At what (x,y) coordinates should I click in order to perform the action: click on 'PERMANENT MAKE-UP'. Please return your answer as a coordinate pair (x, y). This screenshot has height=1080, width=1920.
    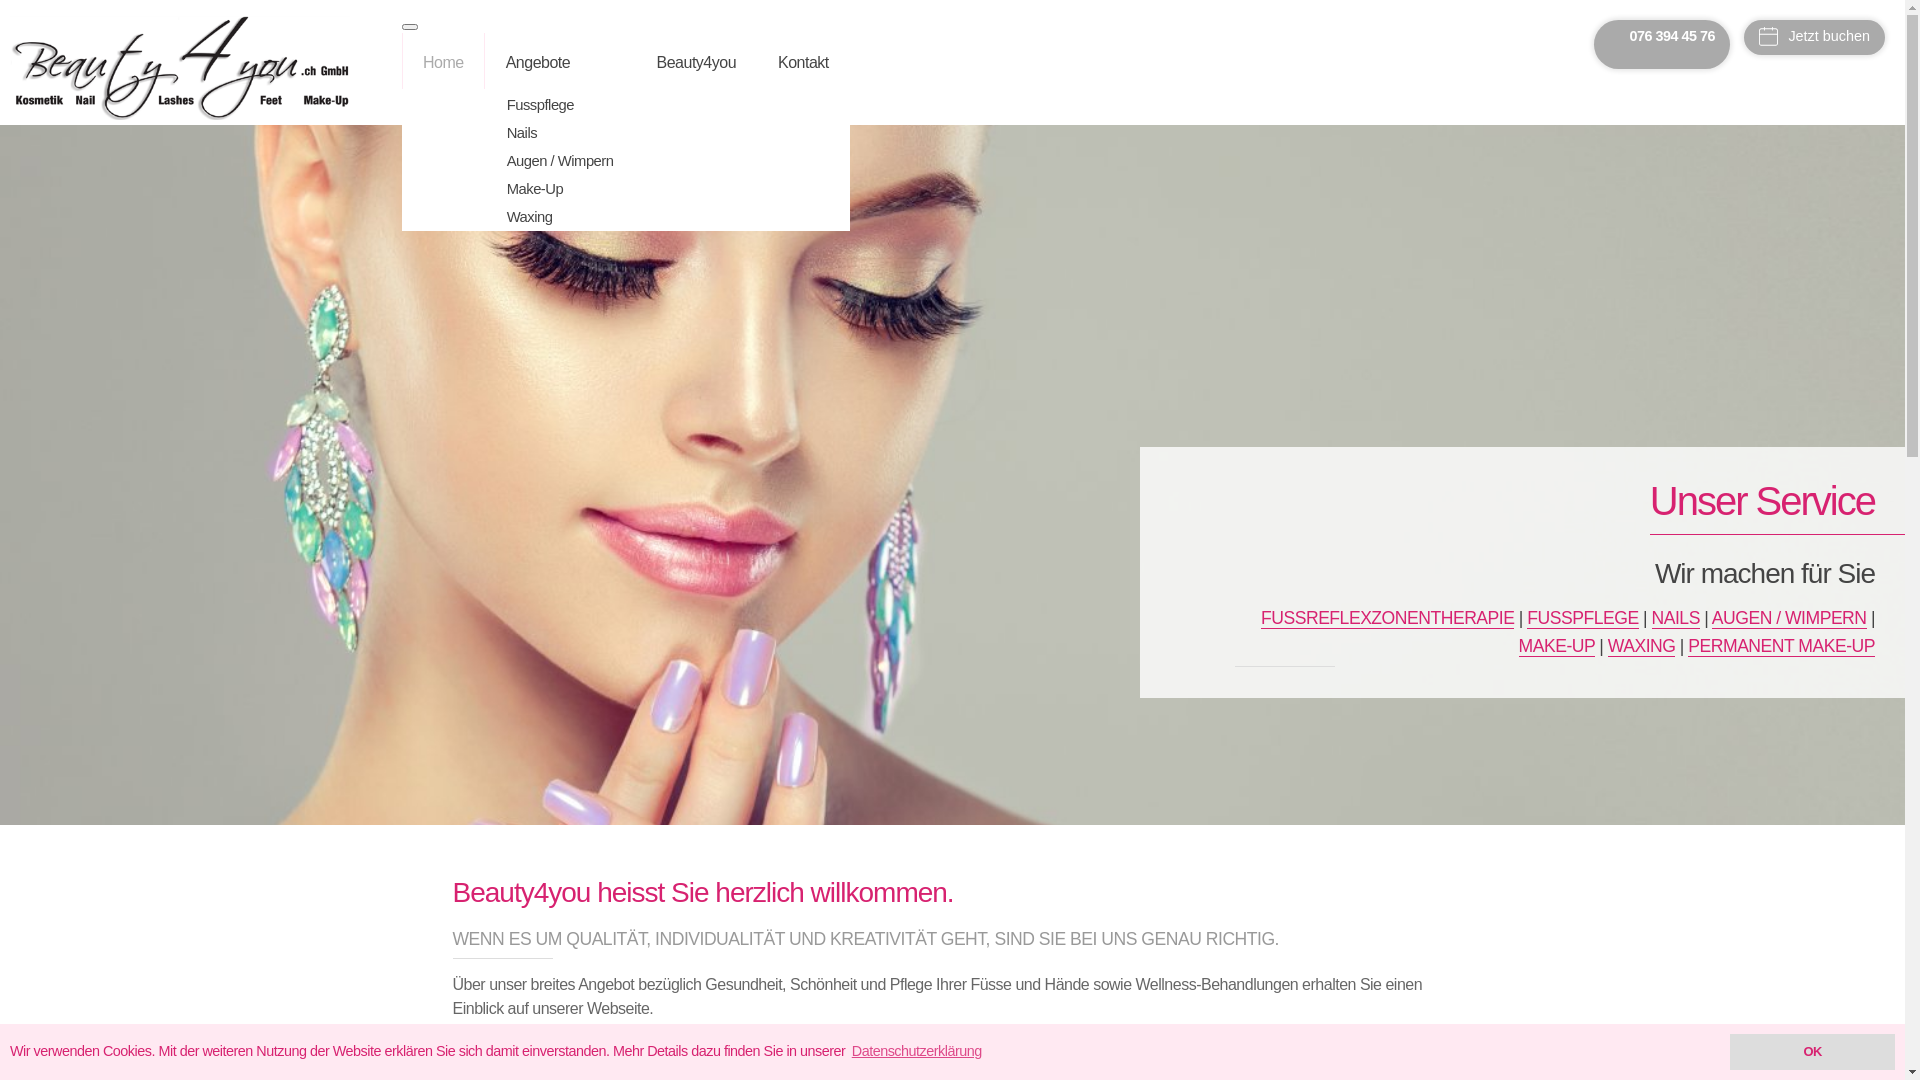
    Looking at the image, I should click on (1781, 646).